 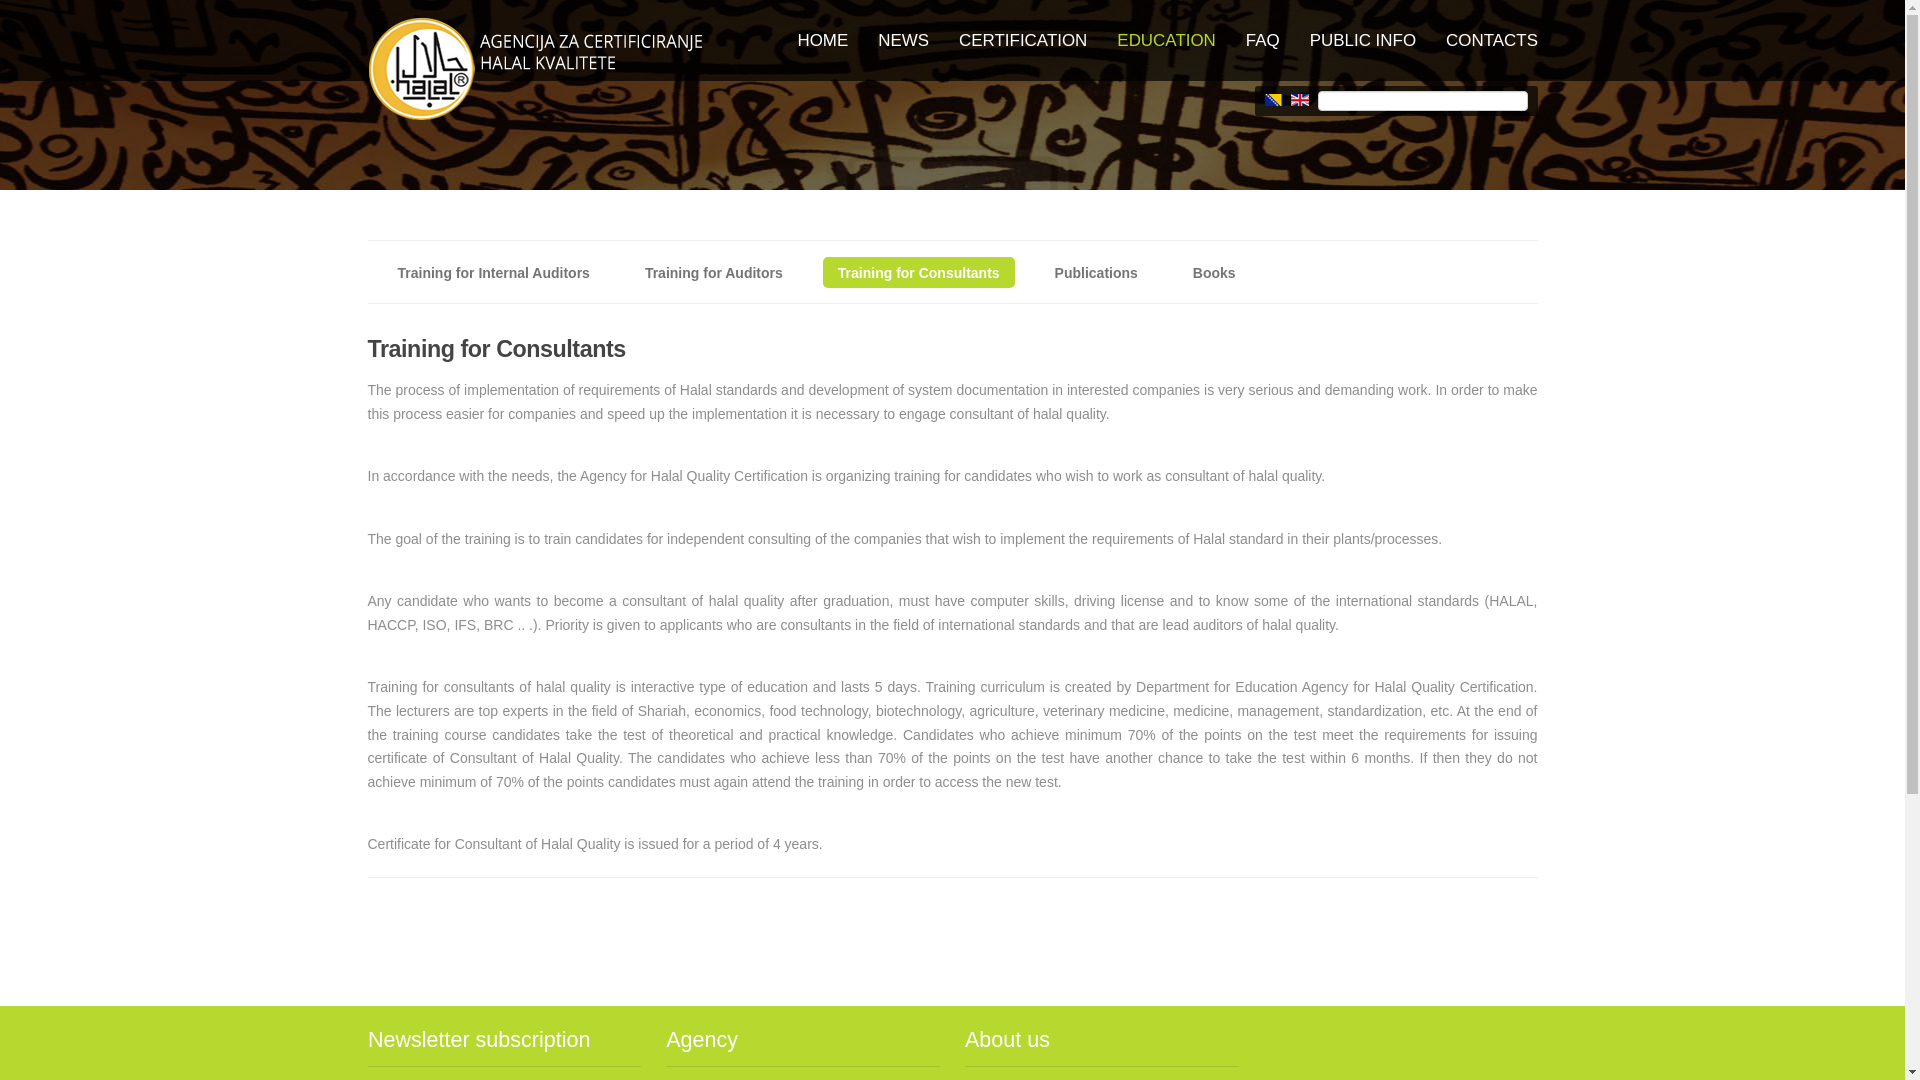 I want to click on 'Training for Internal Auditors', so click(x=493, y=271).